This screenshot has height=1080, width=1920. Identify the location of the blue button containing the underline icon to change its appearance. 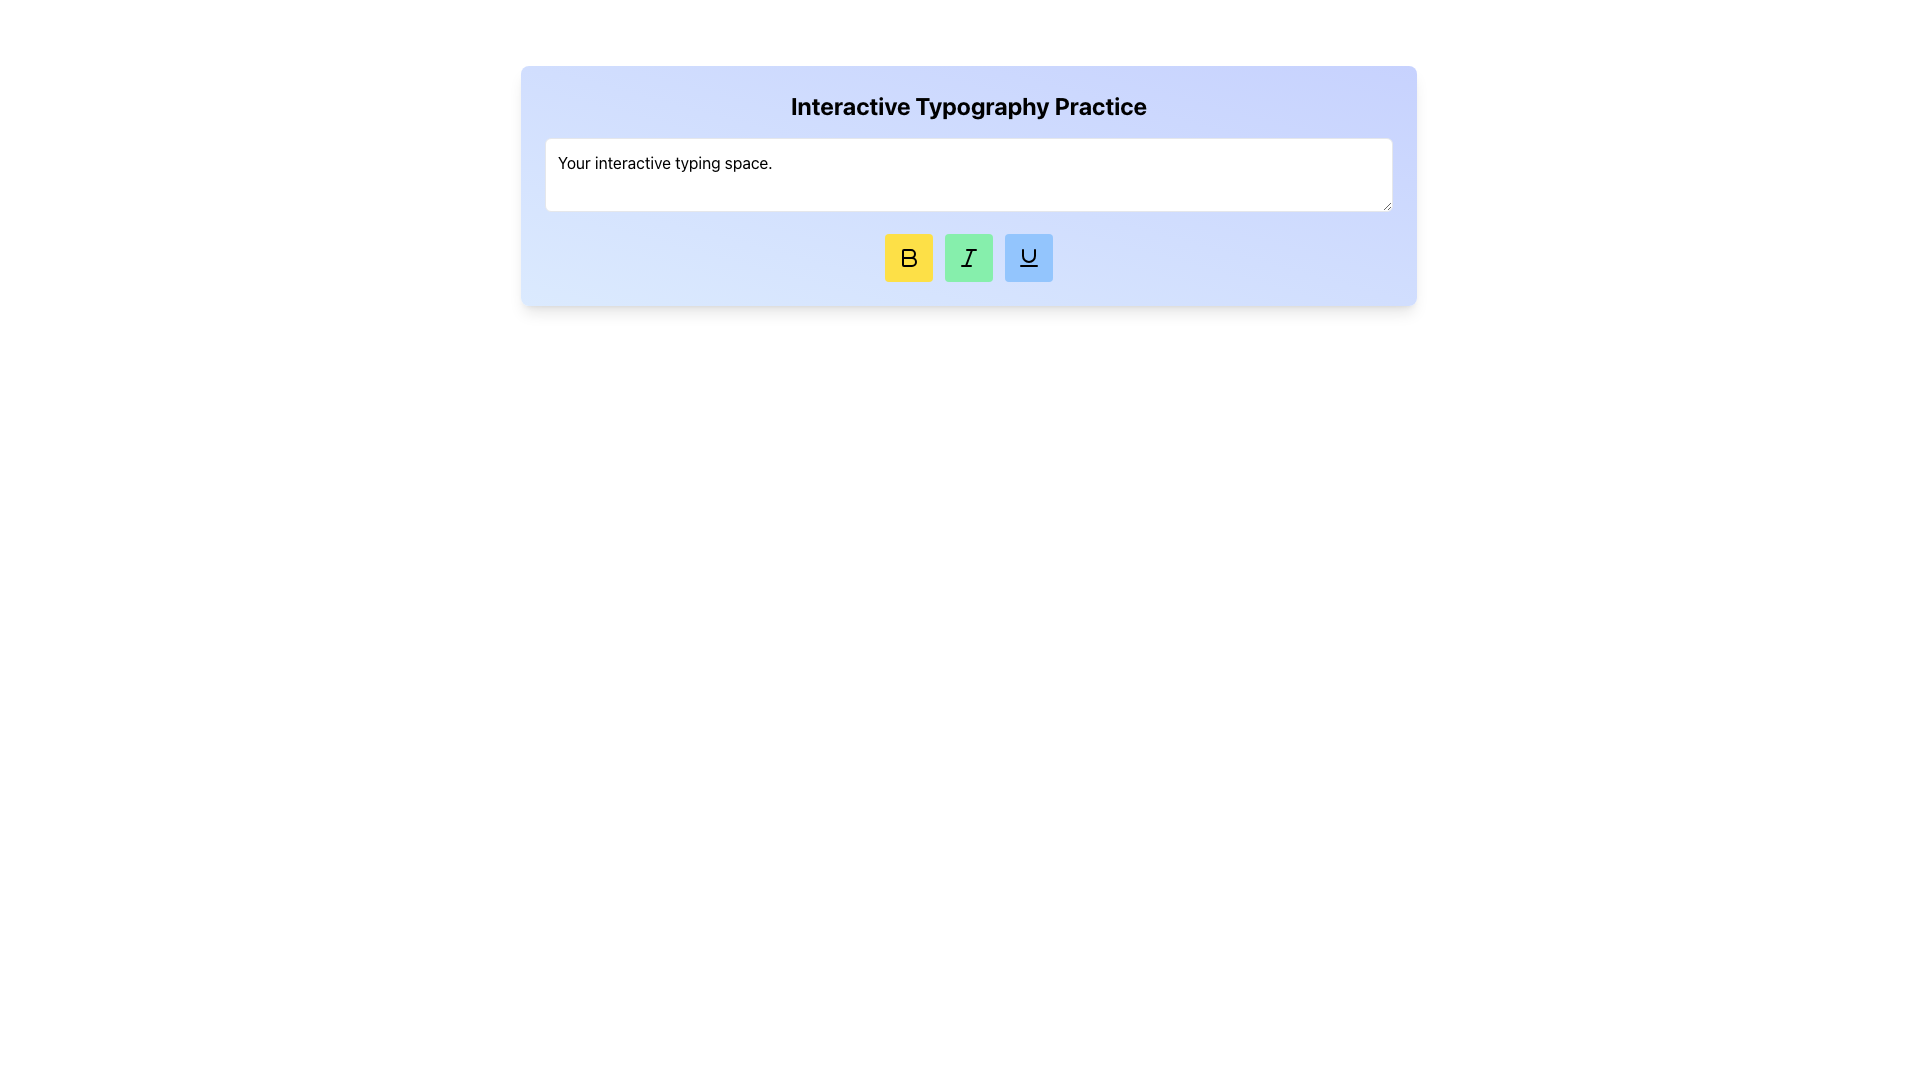
(1028, 257).